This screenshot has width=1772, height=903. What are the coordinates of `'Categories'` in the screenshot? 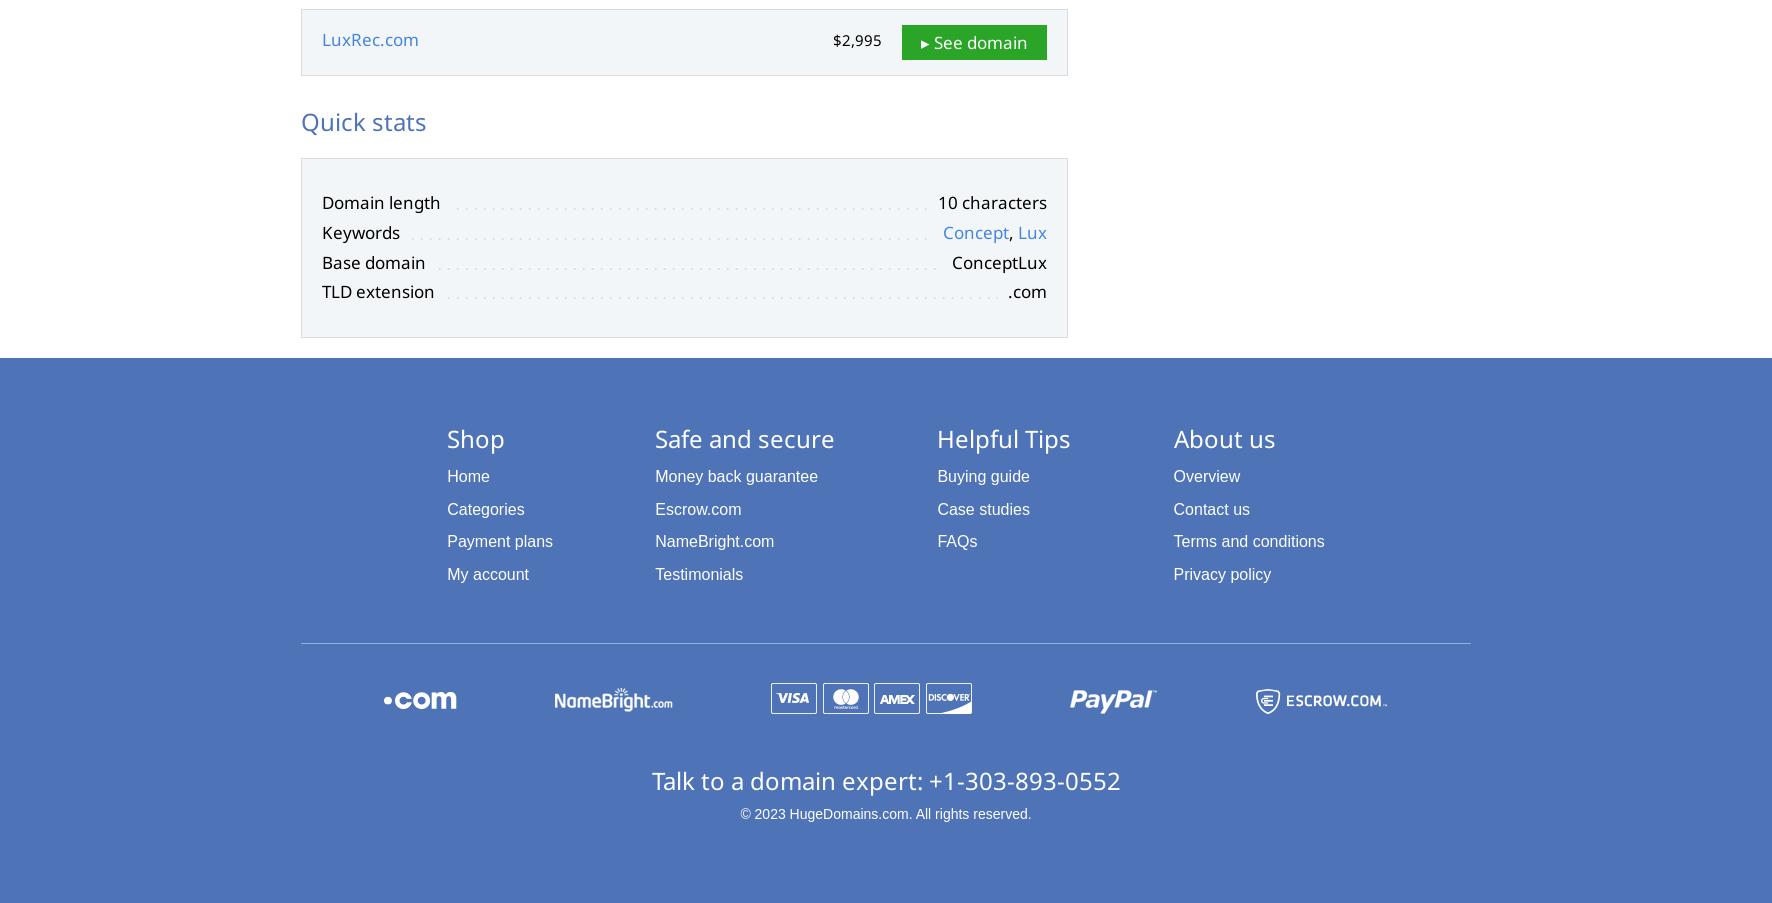 It's located at (484, 508).